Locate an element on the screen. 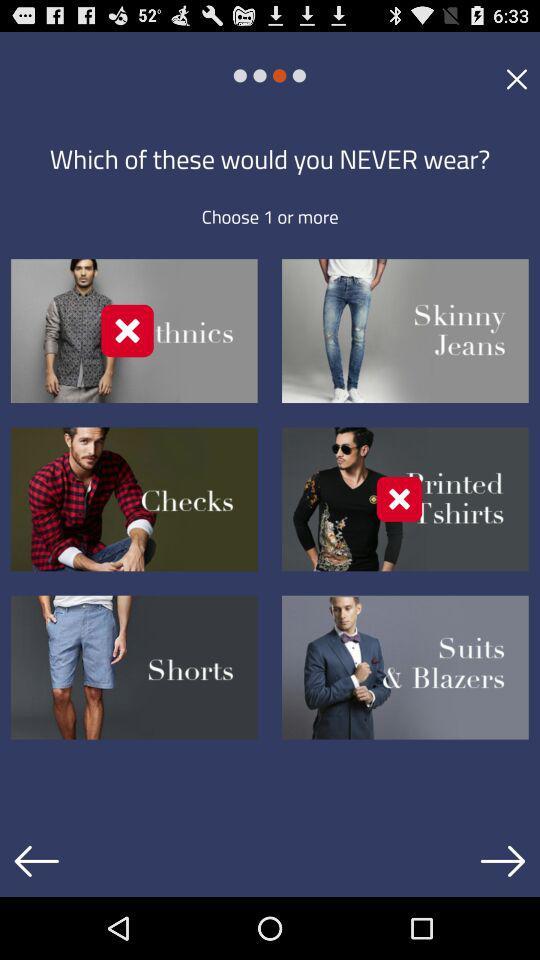 This screenshot has height=960, width=540. the page is located at coordinates (516, 78).